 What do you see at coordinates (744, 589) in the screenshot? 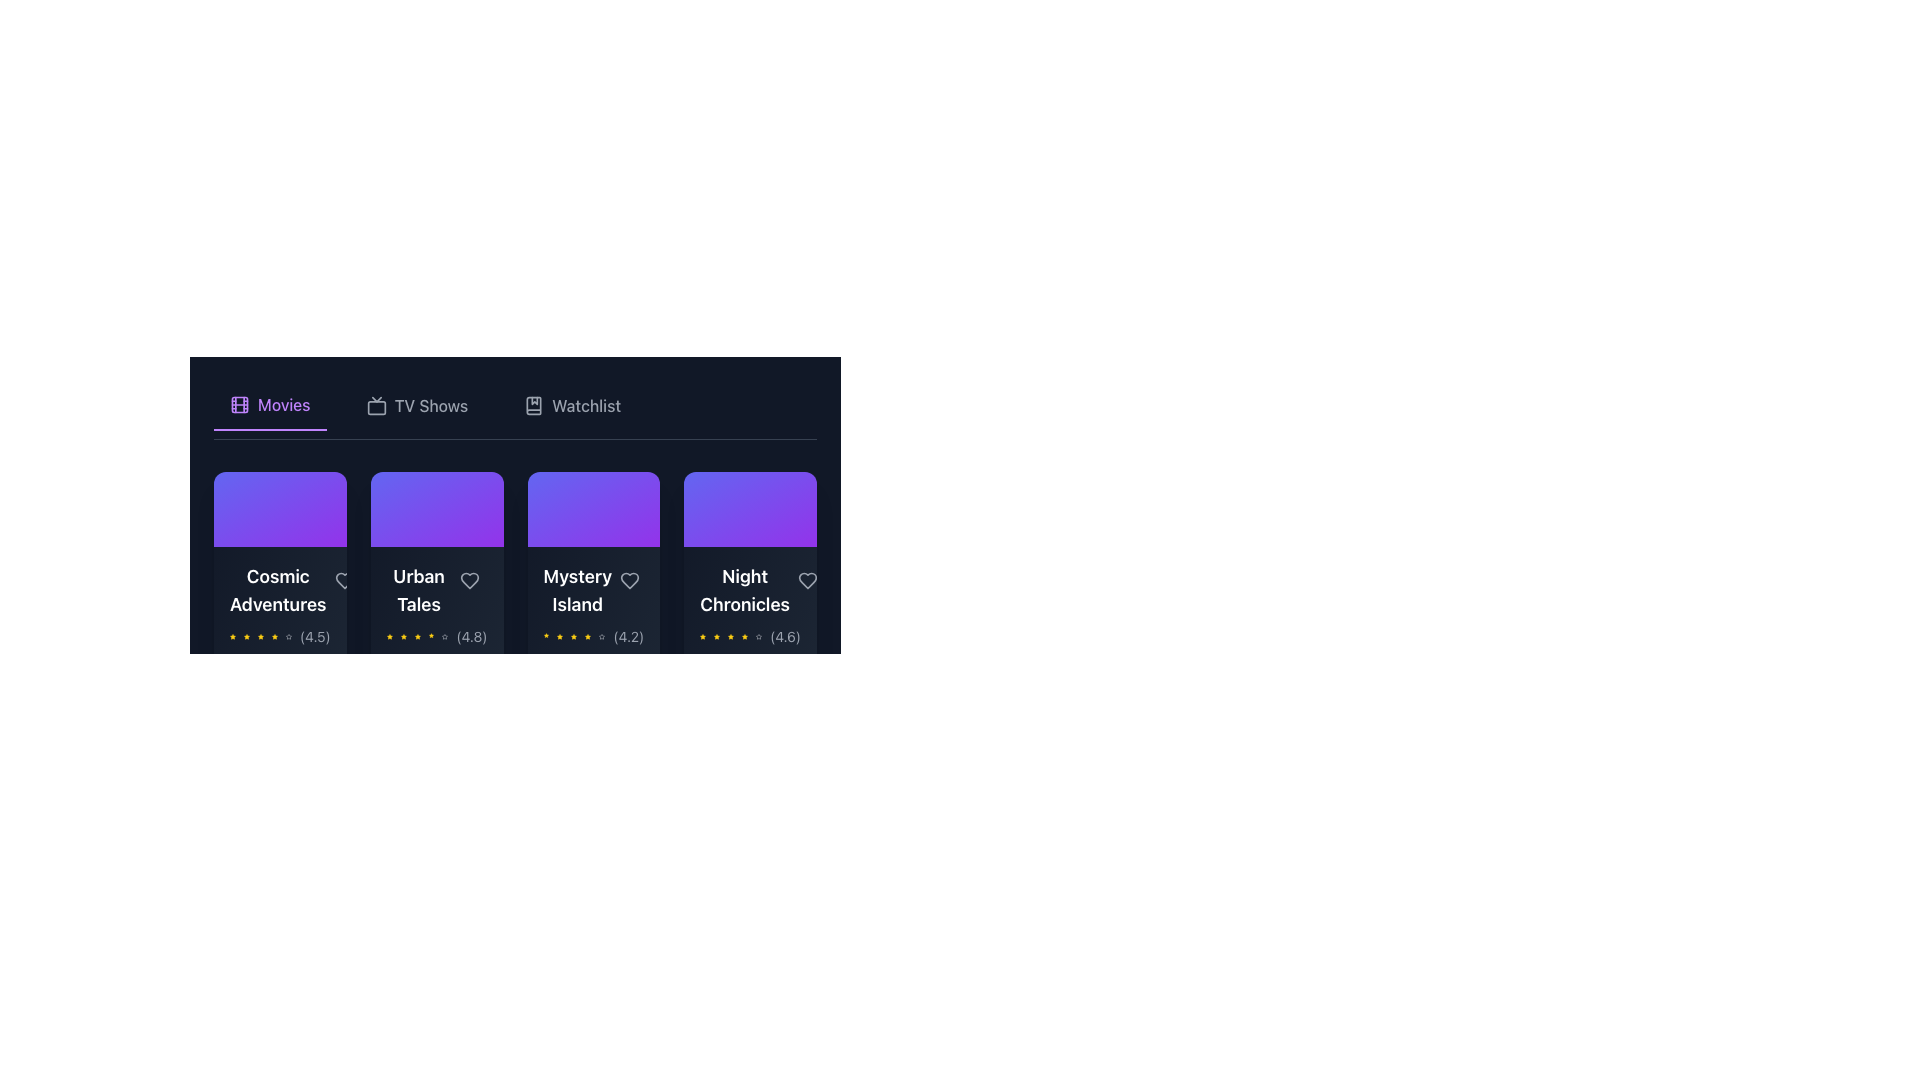
I see `text label displaying 'Night Chronicles' located in the fourth card under the 'Movies' tab, positioned centrally below the violet header graphic` at bounding box center [744, 589].